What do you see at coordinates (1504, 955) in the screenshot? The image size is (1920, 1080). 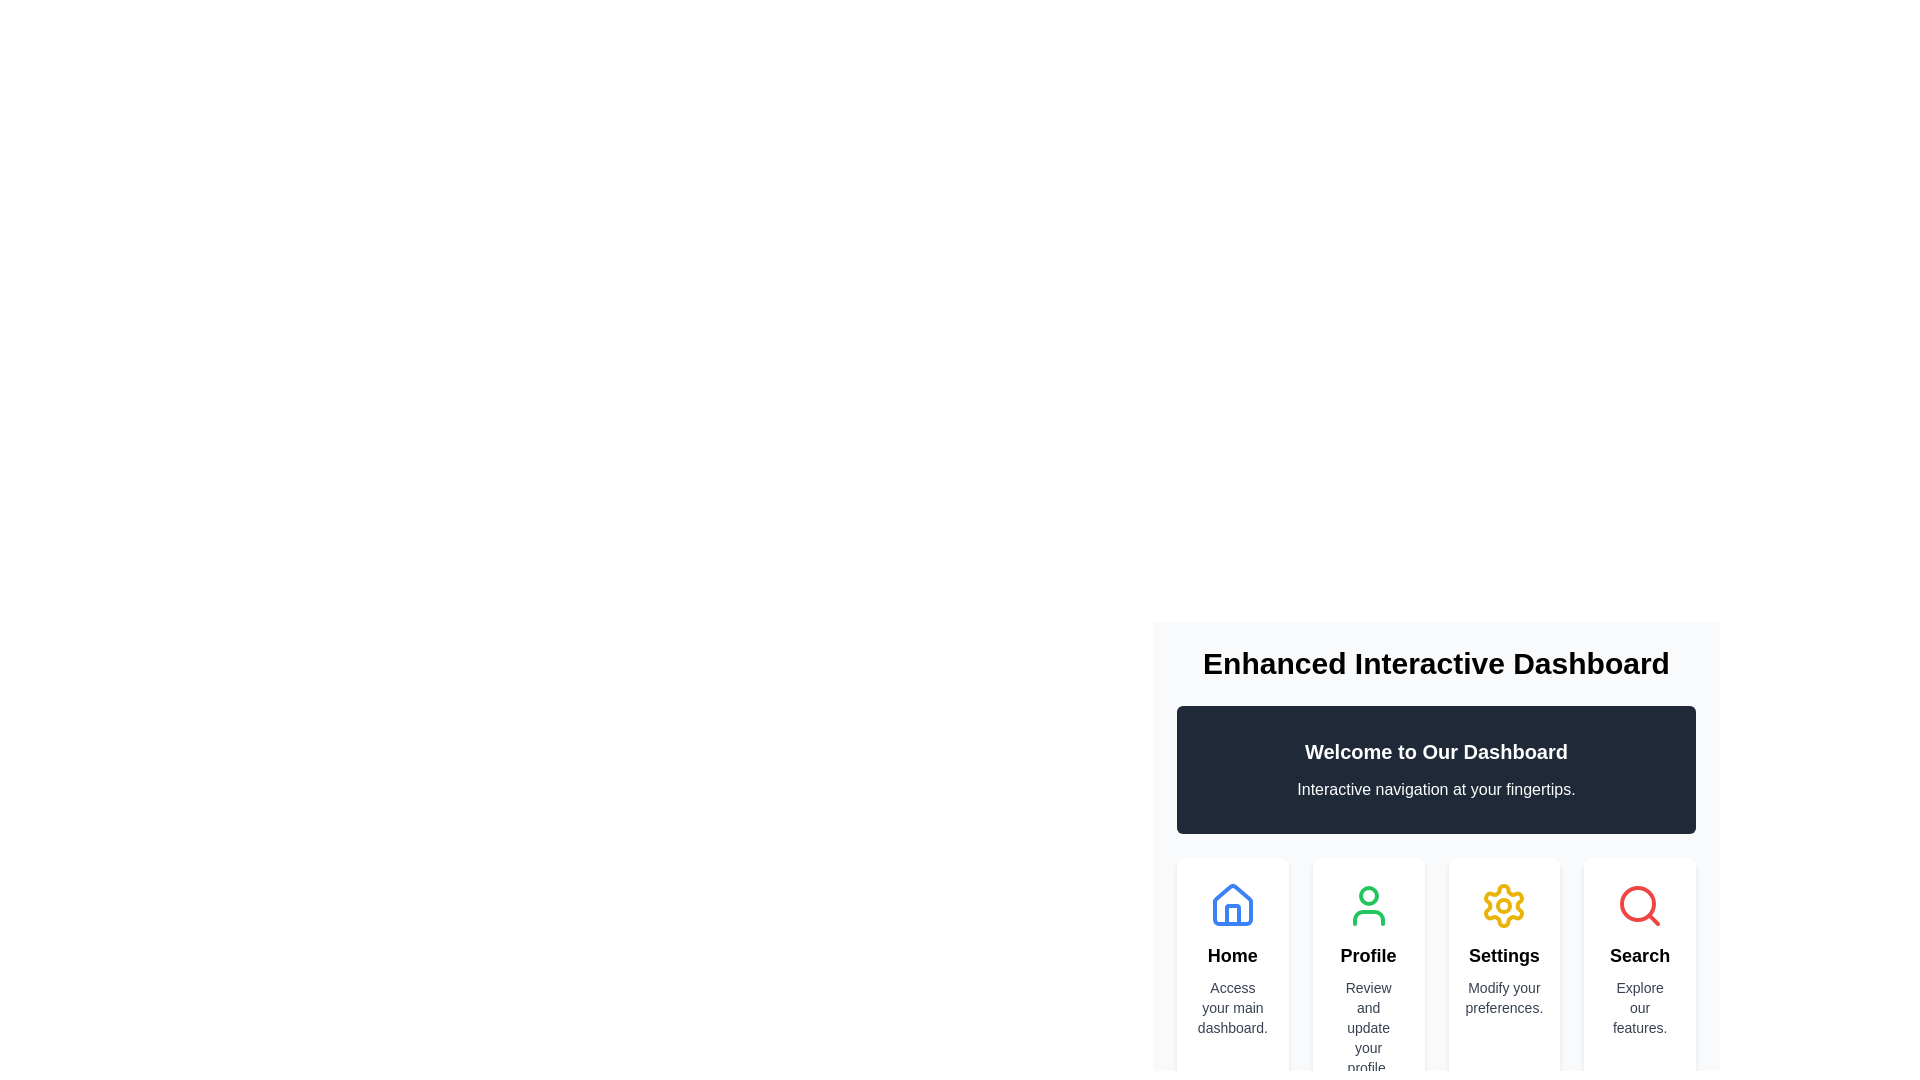 I see `the bold, black text label reading 'Settings' which is prominently displayed at the top center of its card-like section` at bounding box center [1504, 955].